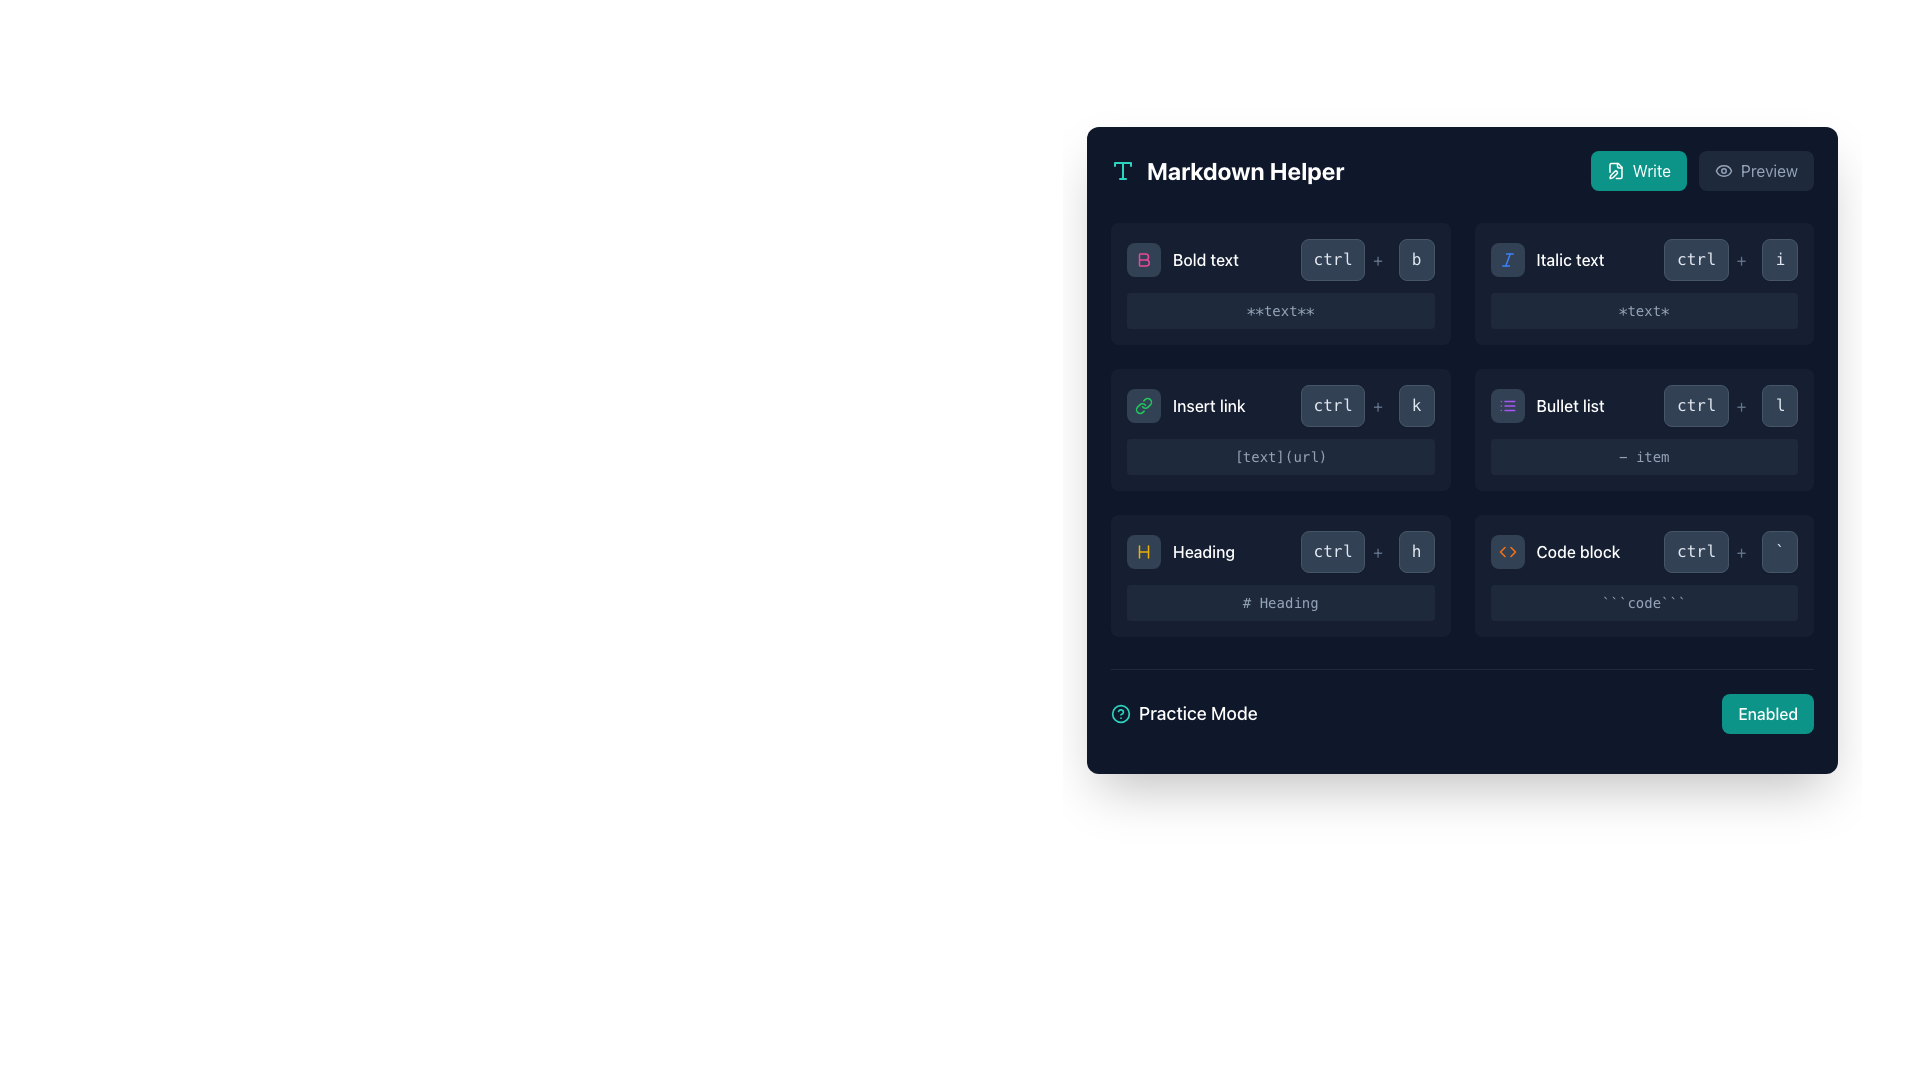  Describe the element at coordinates (1730, 258) in the screenshot. I see `the keyboard shortcut representation for 'ctrl + i' which has a slate gray background and is located to the right of 'Italic text' in the interface` at that location.